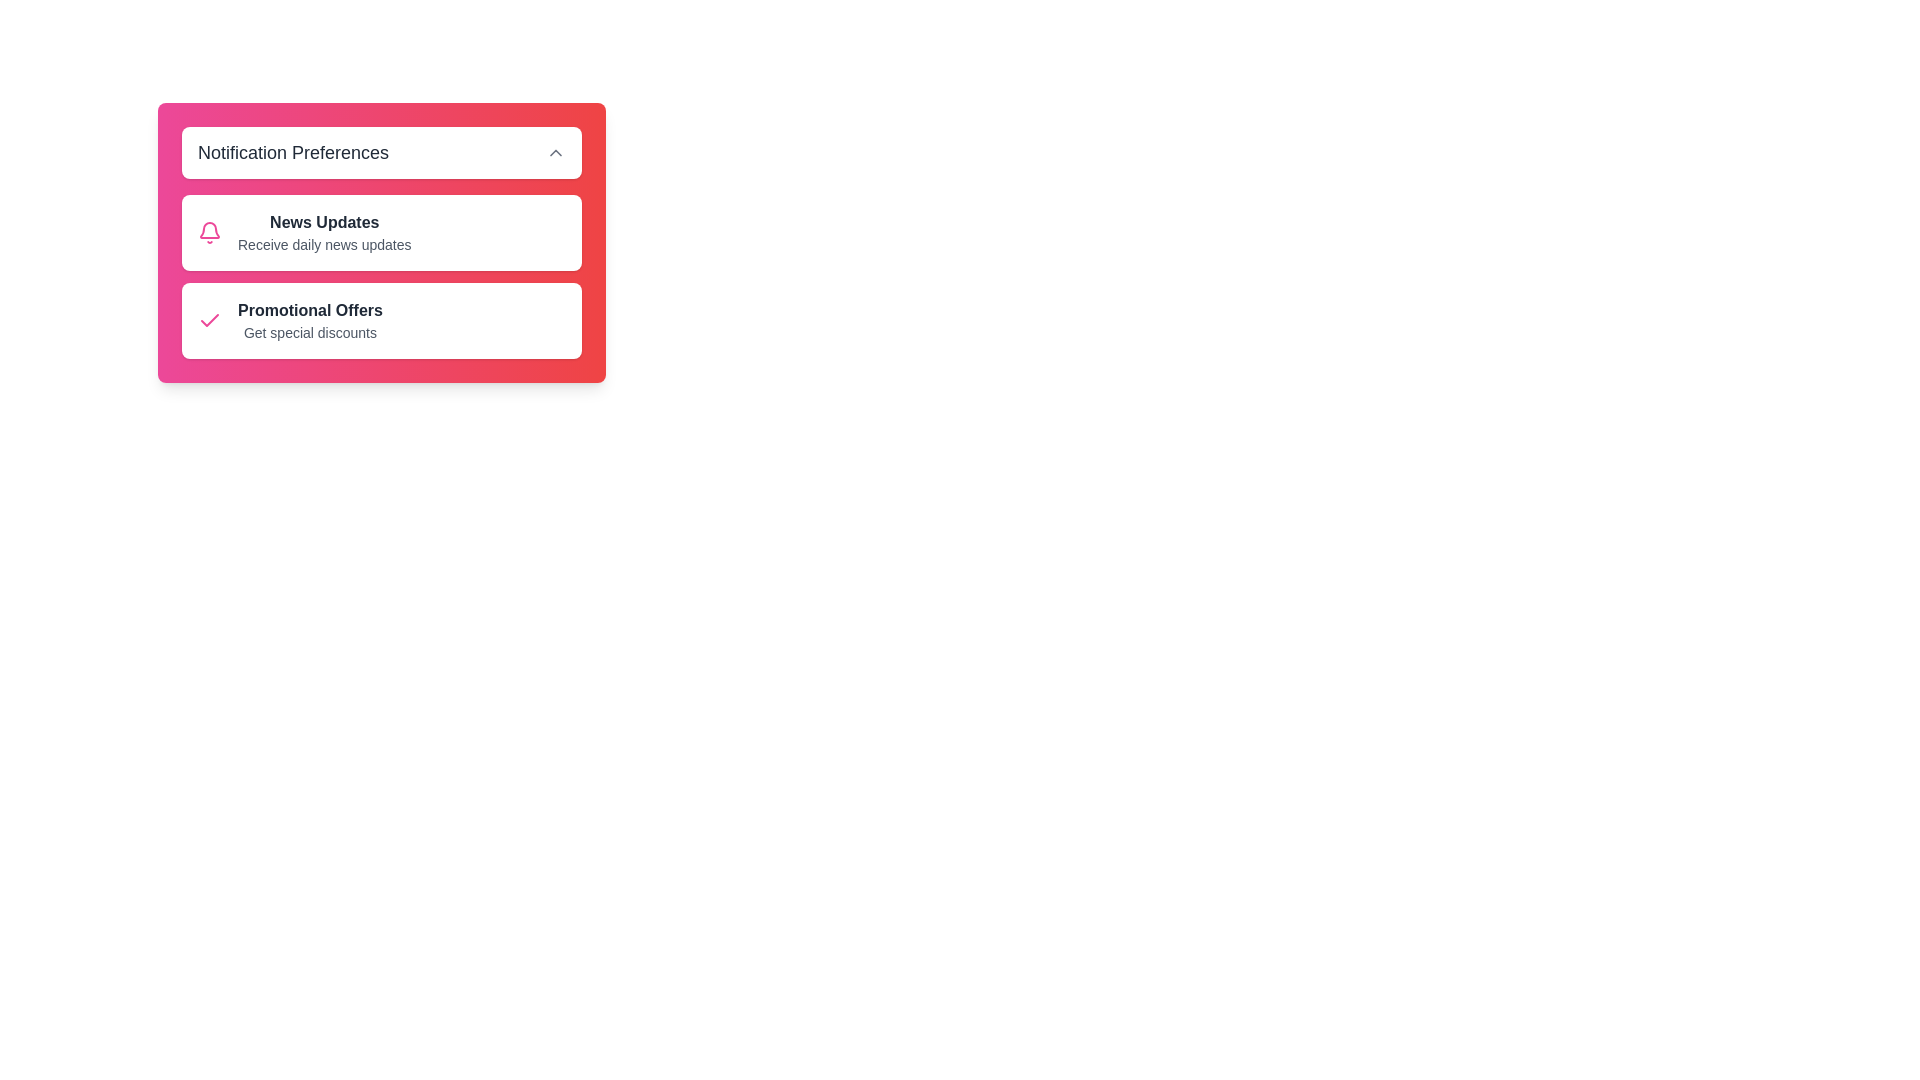 The width and height of the screenshot is (1920, 1080). What do you see at coordinates (382, 152) in the screenshot?
I see `the header button to toggle the menu open or closed` at bounding box center [382, 152].